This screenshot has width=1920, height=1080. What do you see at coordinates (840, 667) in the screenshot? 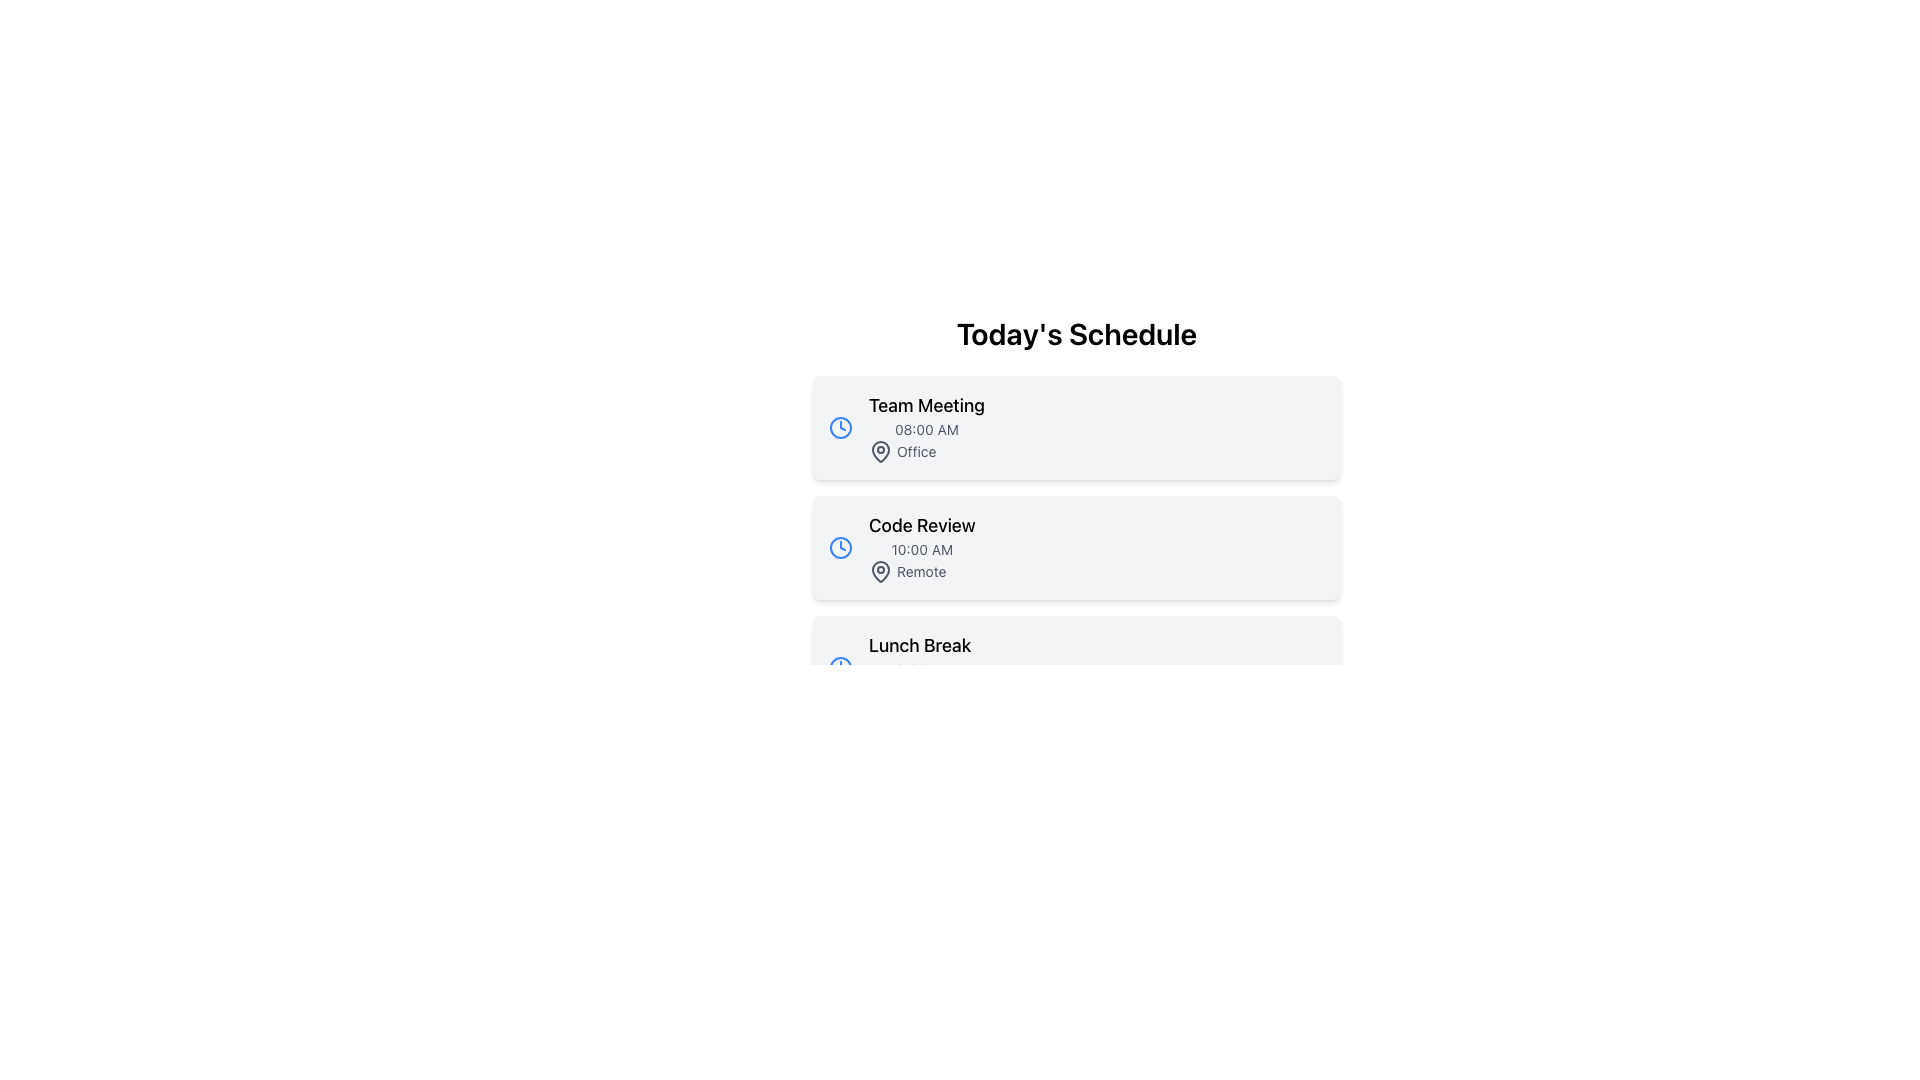
I see `the outer circular border of the clock icon next to the 'Lunch Break' text in the schedule items` at bounding box center [840, 667].